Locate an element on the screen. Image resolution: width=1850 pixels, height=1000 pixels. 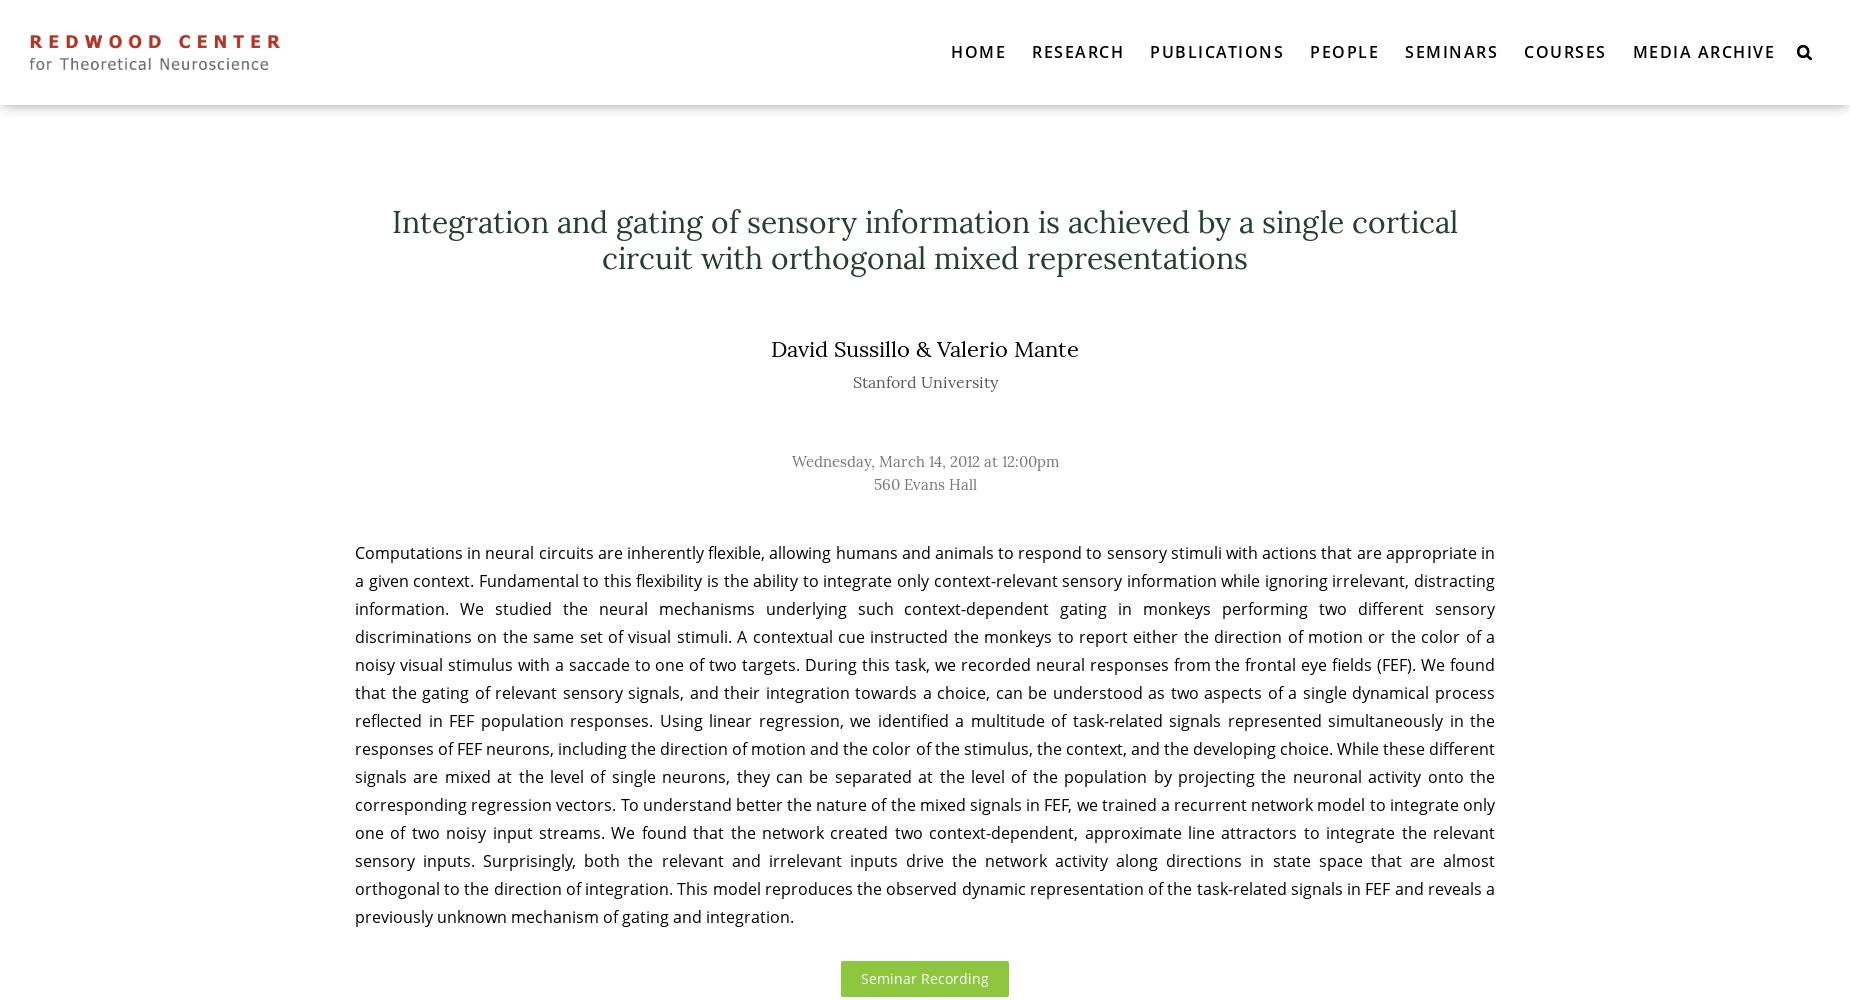
'Computations in neural circuits are inherently flexible, allowing humans and animals to respond to sensory stimuli with actions that are appropriate in a given context. Fundamental to this flexibility is the ability to integrate only context-relevant sensory information while ignoring irrelevant, distracting information. We studied the neural mechanisms underlying such context-dependent gating in monkeys performing two different sensory discriminations on the same set of visual stimuli. A contextual cue instructed the monkeys to report either the direction of motion or the color of a noisy visual stimulus with a saccade to one of two targets. During this task, we recorded neural responses from the frontal eye fields (FEF). We found that the gating of relevant sensory signals, and their integration towards a choice, can be understood as two aspects of a single dynamical process reflected in FEF population responses. Using linear regression, we identified a multitude of task-related signals represented simultaneously in the responses of FEF neurons, including the direction of motion and the color of the stimulus, the context, and the developing choice. While these different signals are mixed at the level of single neurons, they can be separated at the level of the population by projecting the neuronal activity onto the corresponding regression vectors. To understand better the nature of the mixed signals in FEF, we trained a recurrent network model to integrate only one of two noisy input streams. We found that the network created two context-dependent, approximate line attractors to integrate the relevant sensory inputs. Surprisingly, both the relevant and irrelevant inputs drive the network activity along directions in state space that are almost orthogonal to the direction of integration. This model reproduces the observed dynamic representation of the task-related signals in FEF and reveals a previously unknown mechanism of gating and integration.' is located at coordinates (925, 733).